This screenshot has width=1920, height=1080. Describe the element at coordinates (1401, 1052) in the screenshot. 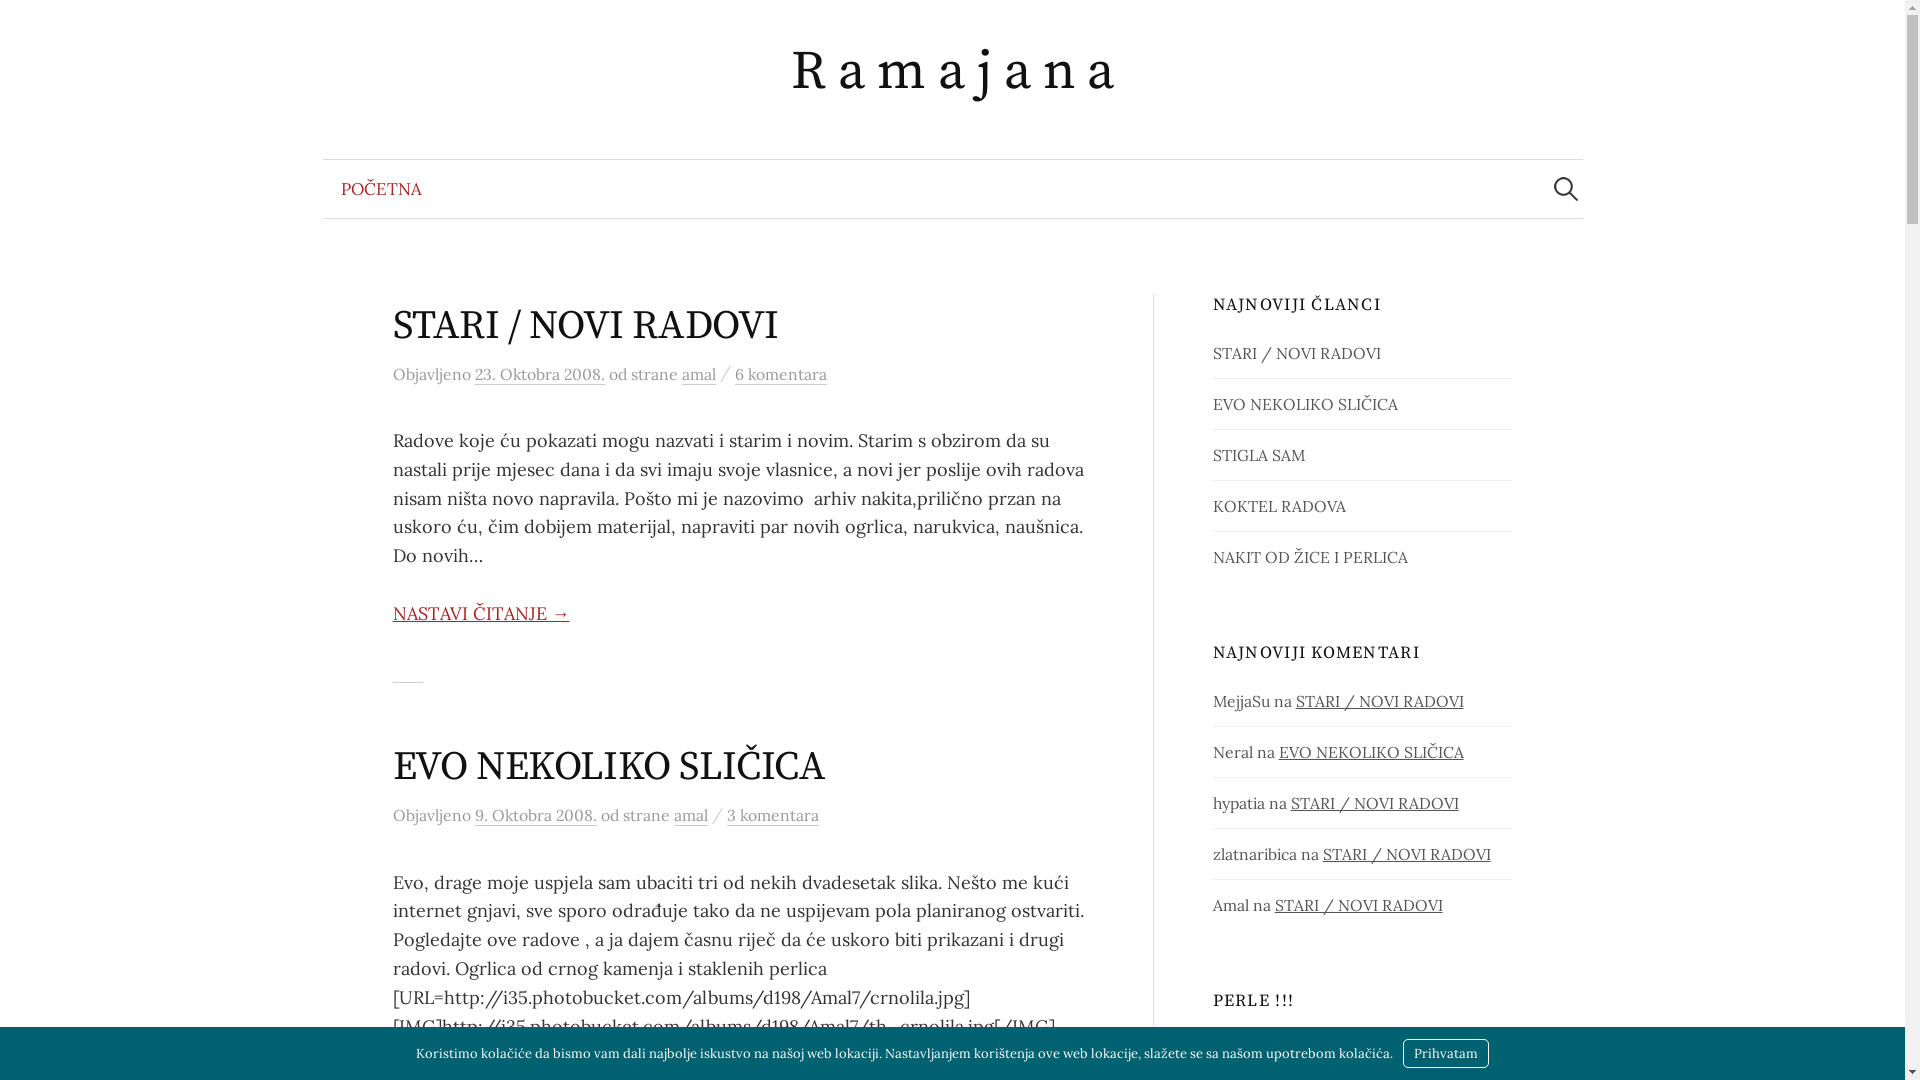

I see `'Prihvatam'` at that location.